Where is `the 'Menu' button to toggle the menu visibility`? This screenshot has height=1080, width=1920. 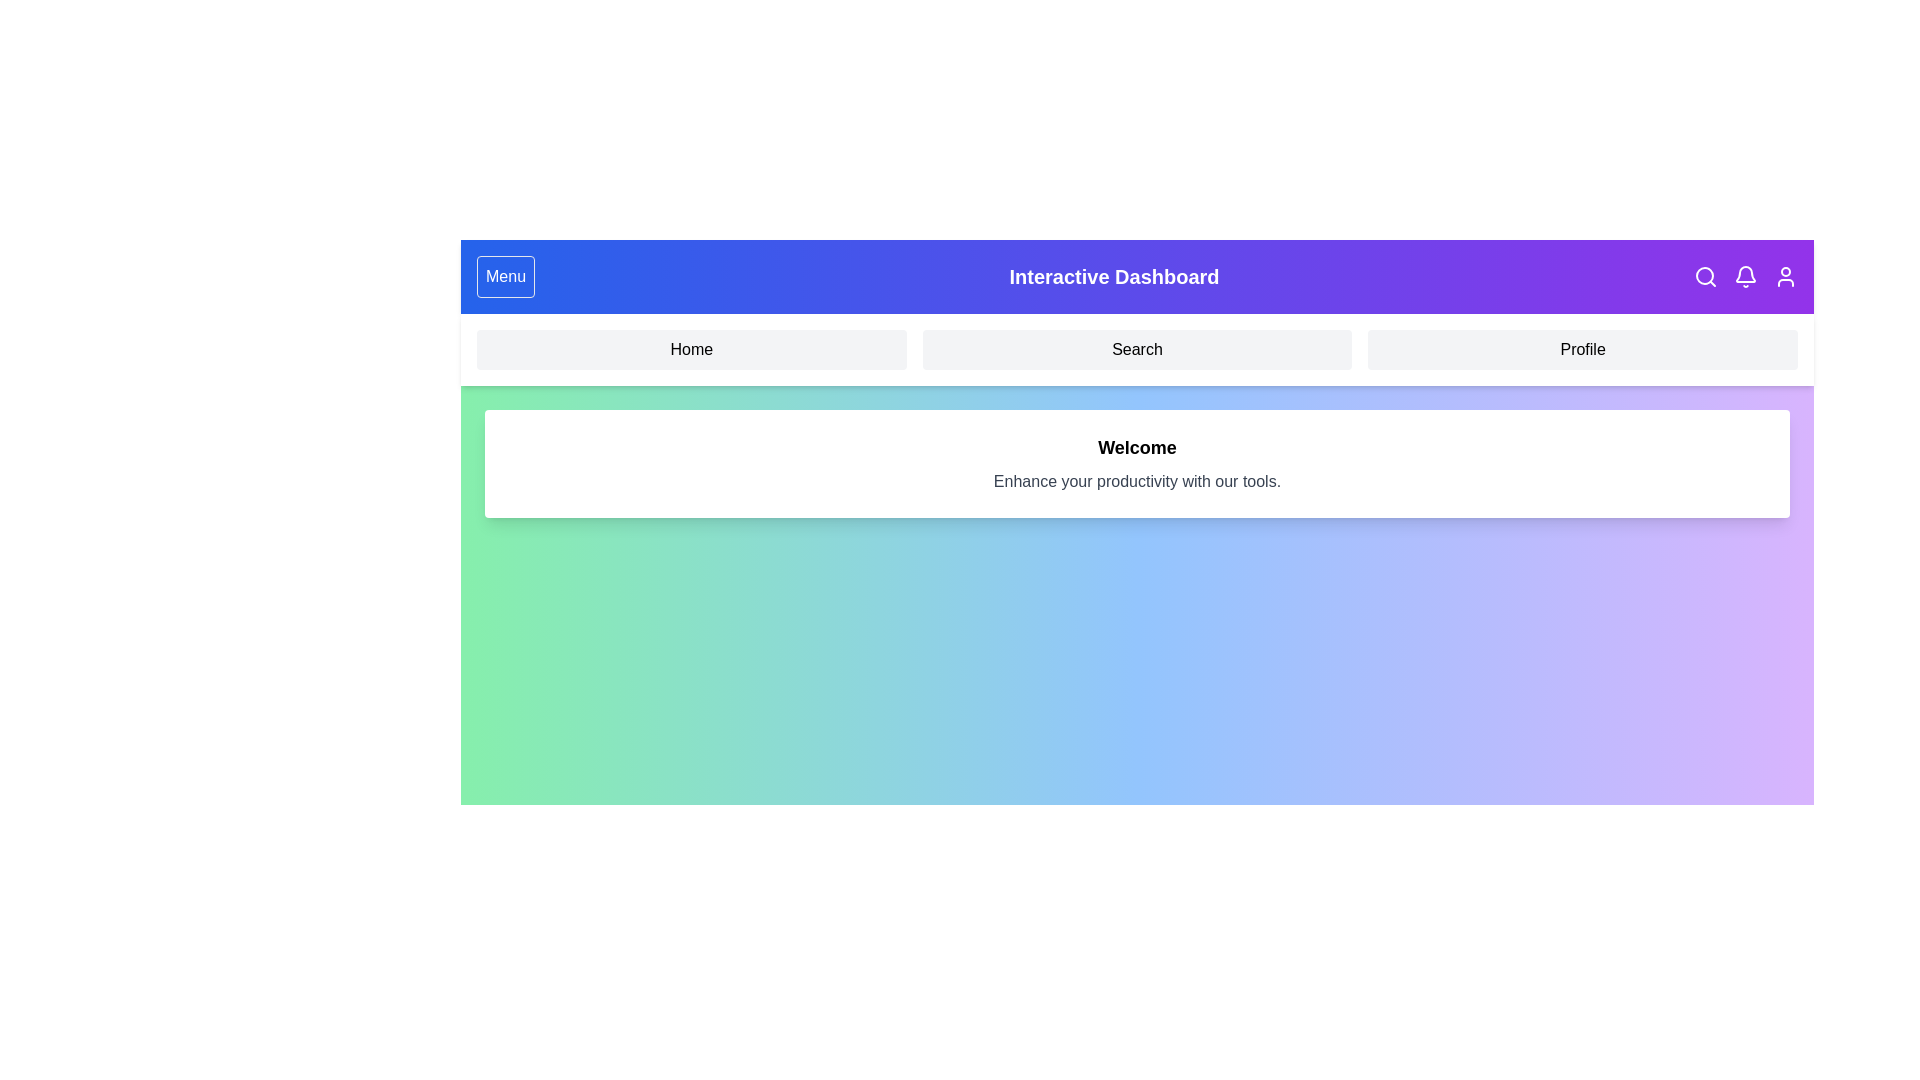 the 'Menu' button to toggle the menu visibility is located at coordinates (505, 277).